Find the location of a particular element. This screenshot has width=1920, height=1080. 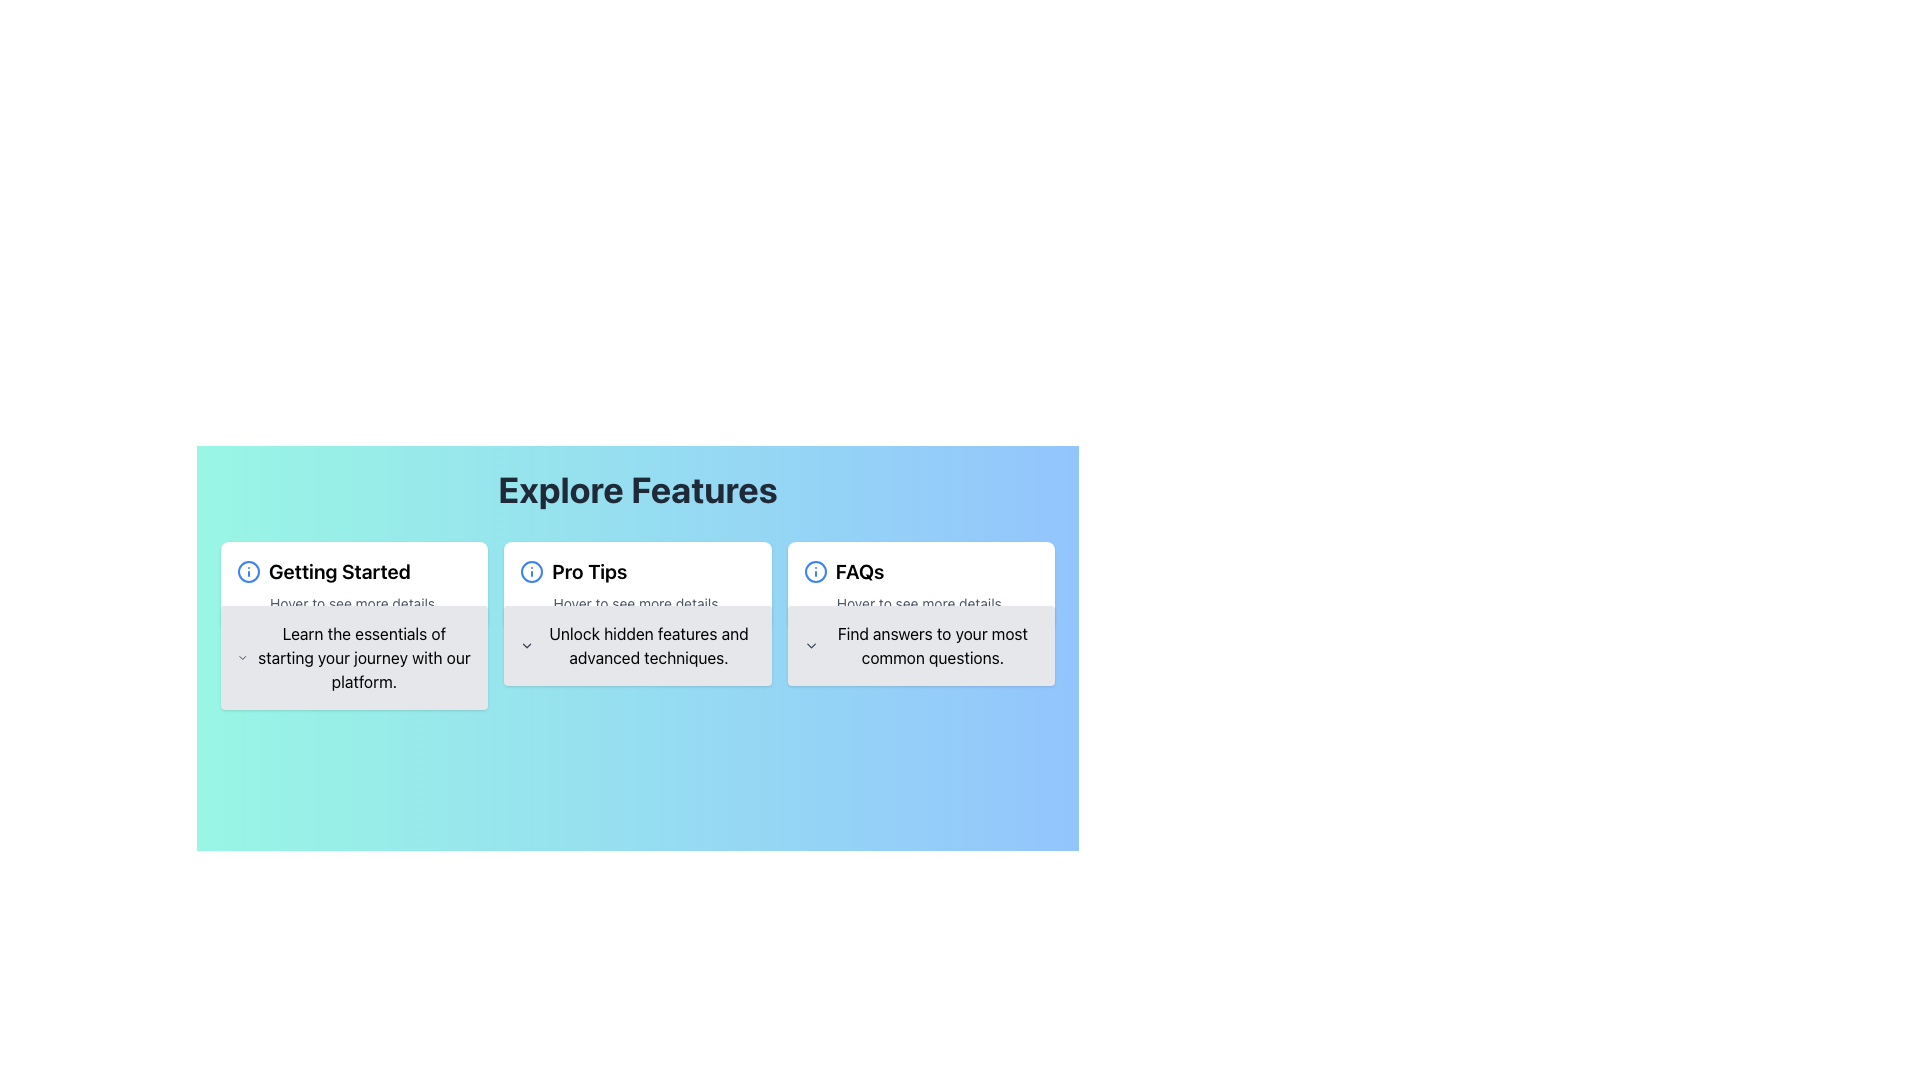

the static text content providing introductory information beneath the 'Getting Started' title, located in the lower half of the leftmost card in the 'Explore Features' section is located at coordinates (364, 658).